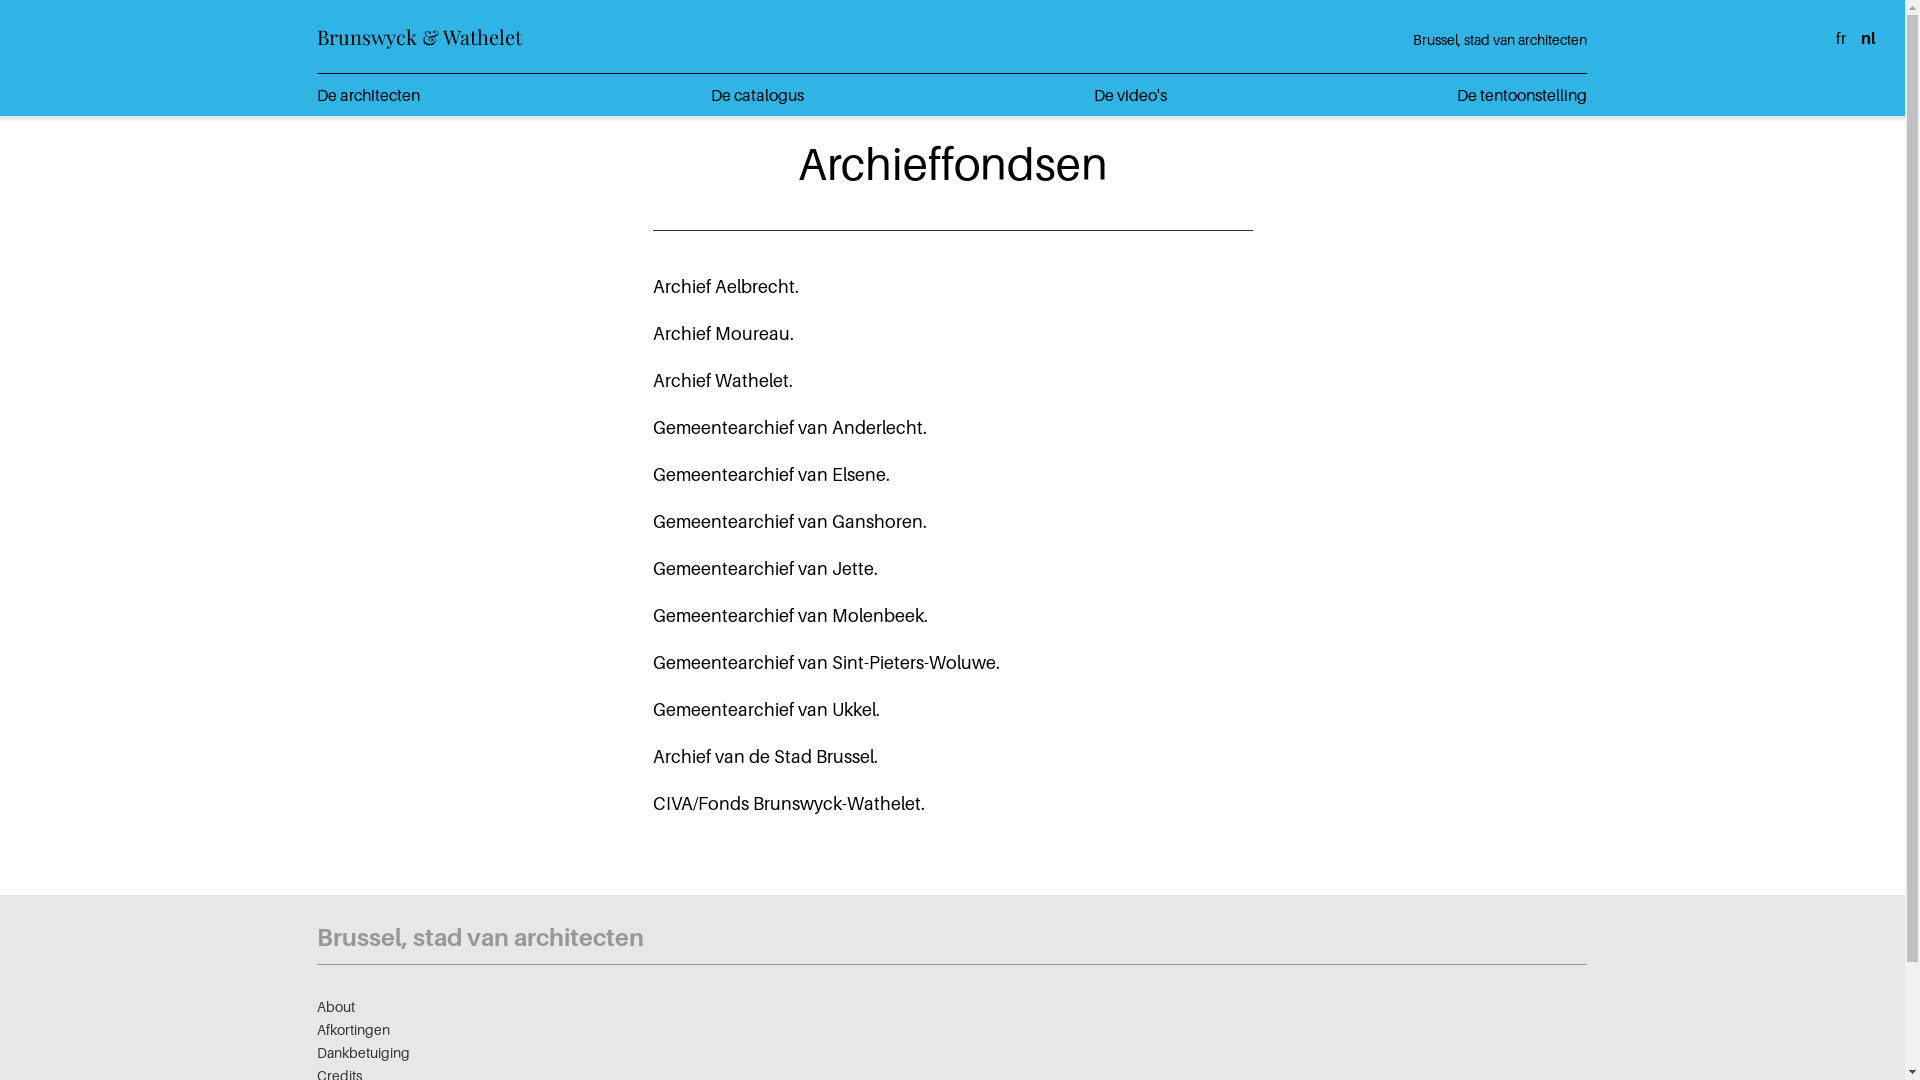  What do you see at coordinates (418, 36) in the screenshot?
I see `'Brunswyck & Wathelet'` at bounding box center [418, 36].